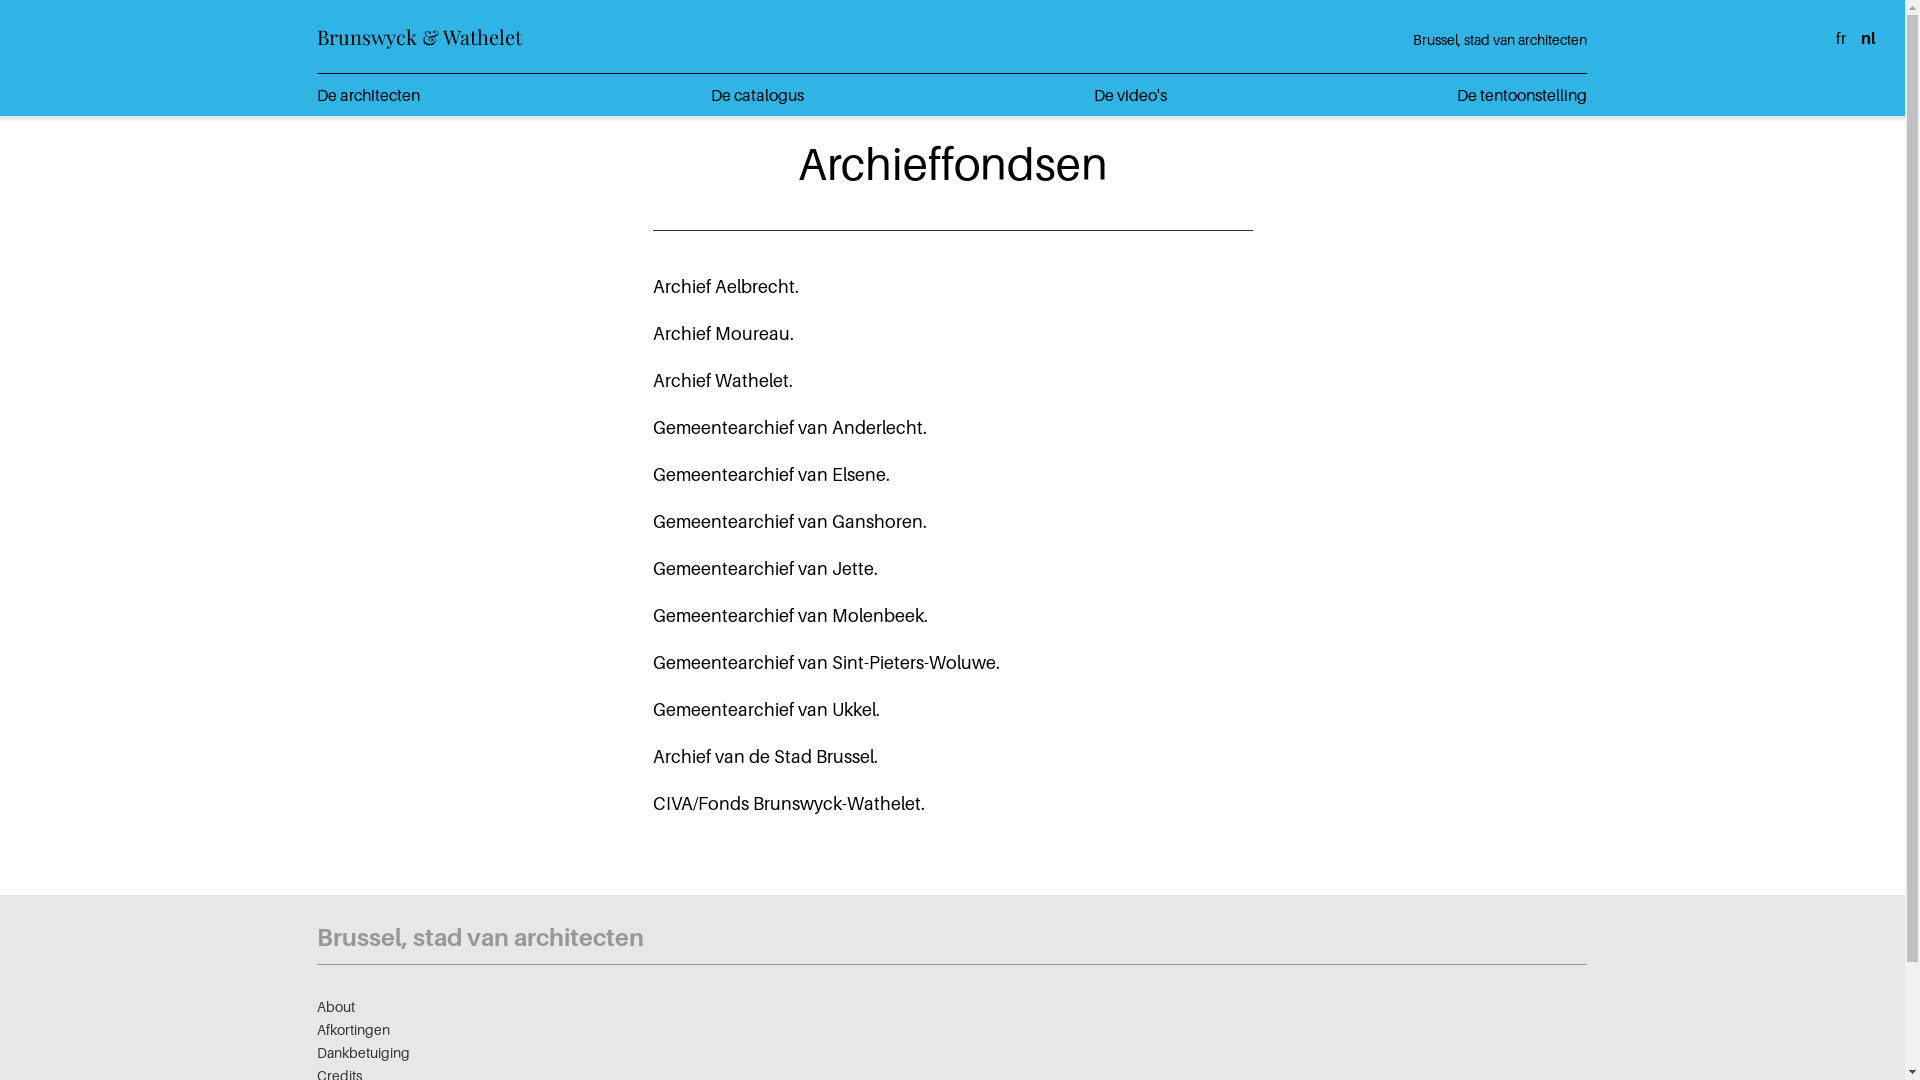  What do you see at coordinates (418, 36) in the screenshot?
I see `'Brunswyck & Wathelet'` at bounding box center [418, 36].